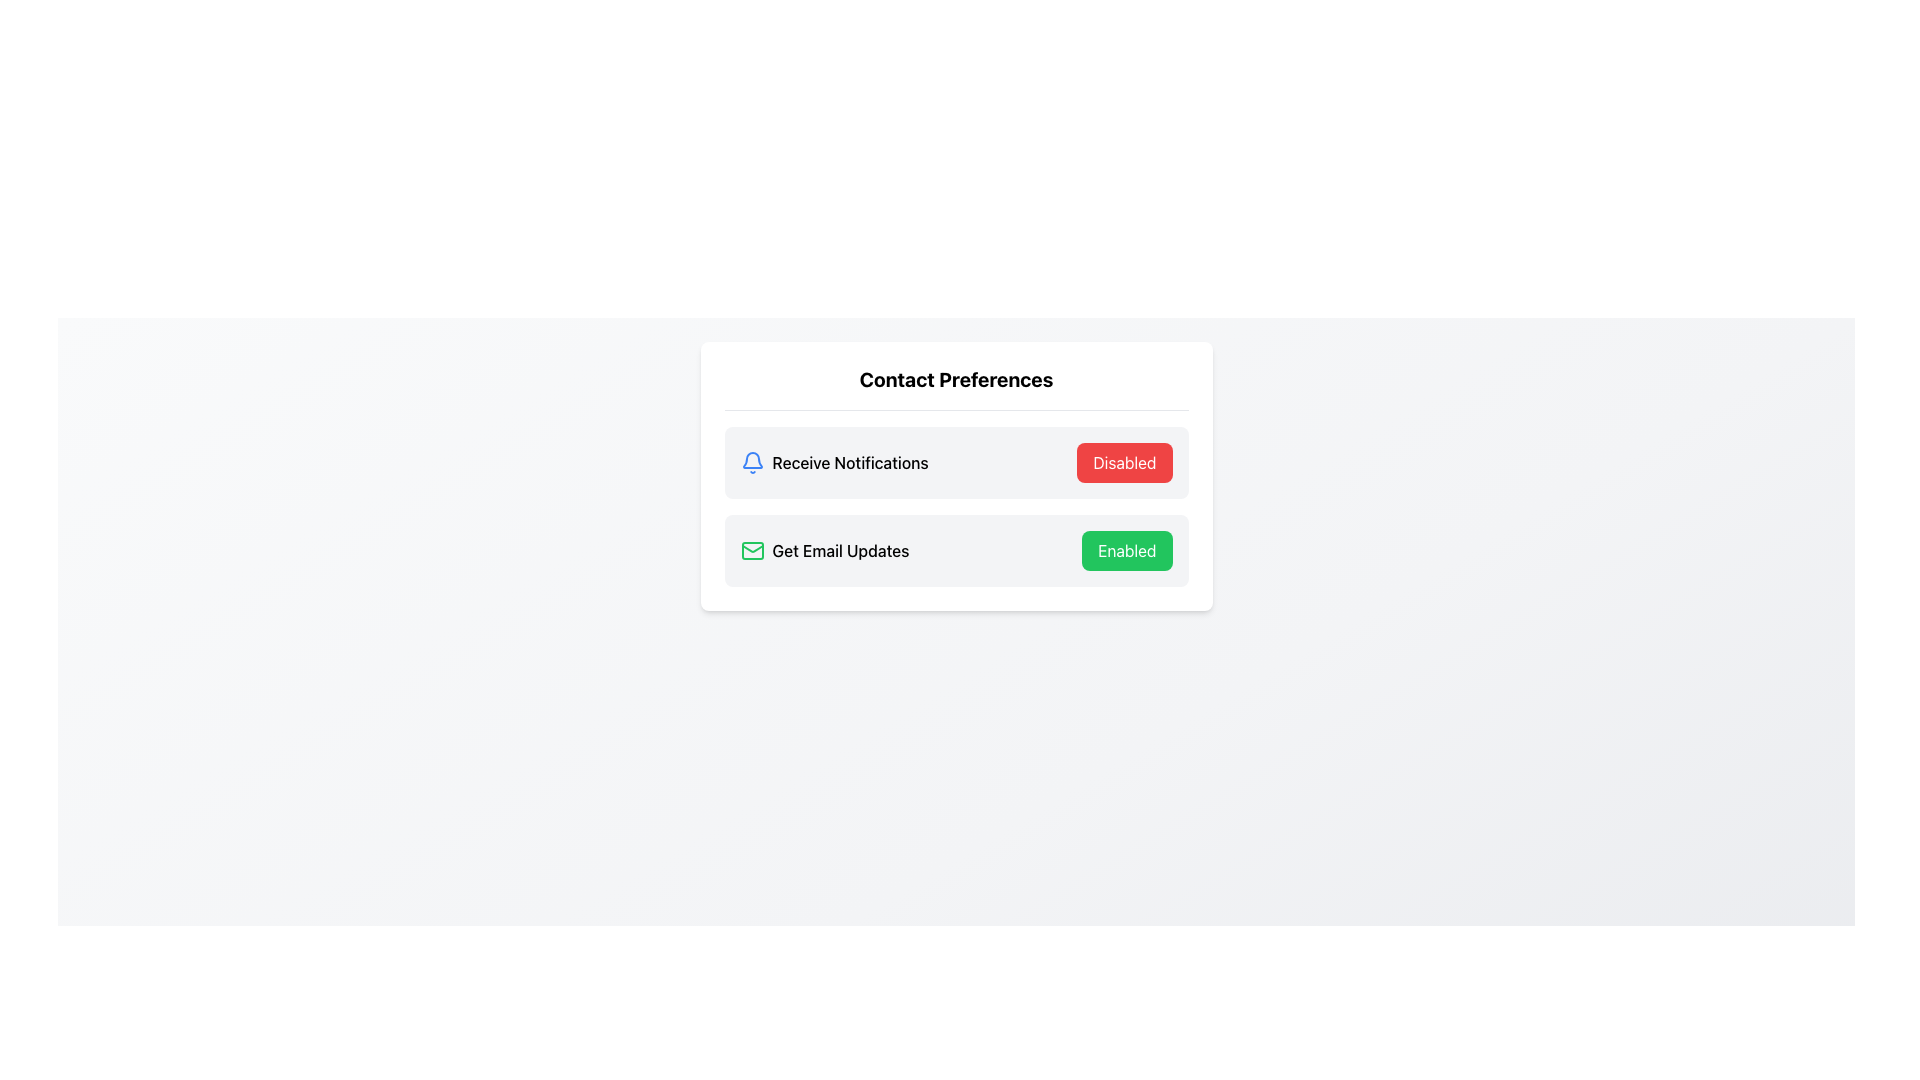 Image resolution: width=1920 pixels, height=1080 pixels. I want to click on the blue bell icon representing notifications, located to the left of the 'Receive Notifications' label in the preferences layout, so click(751, 462).